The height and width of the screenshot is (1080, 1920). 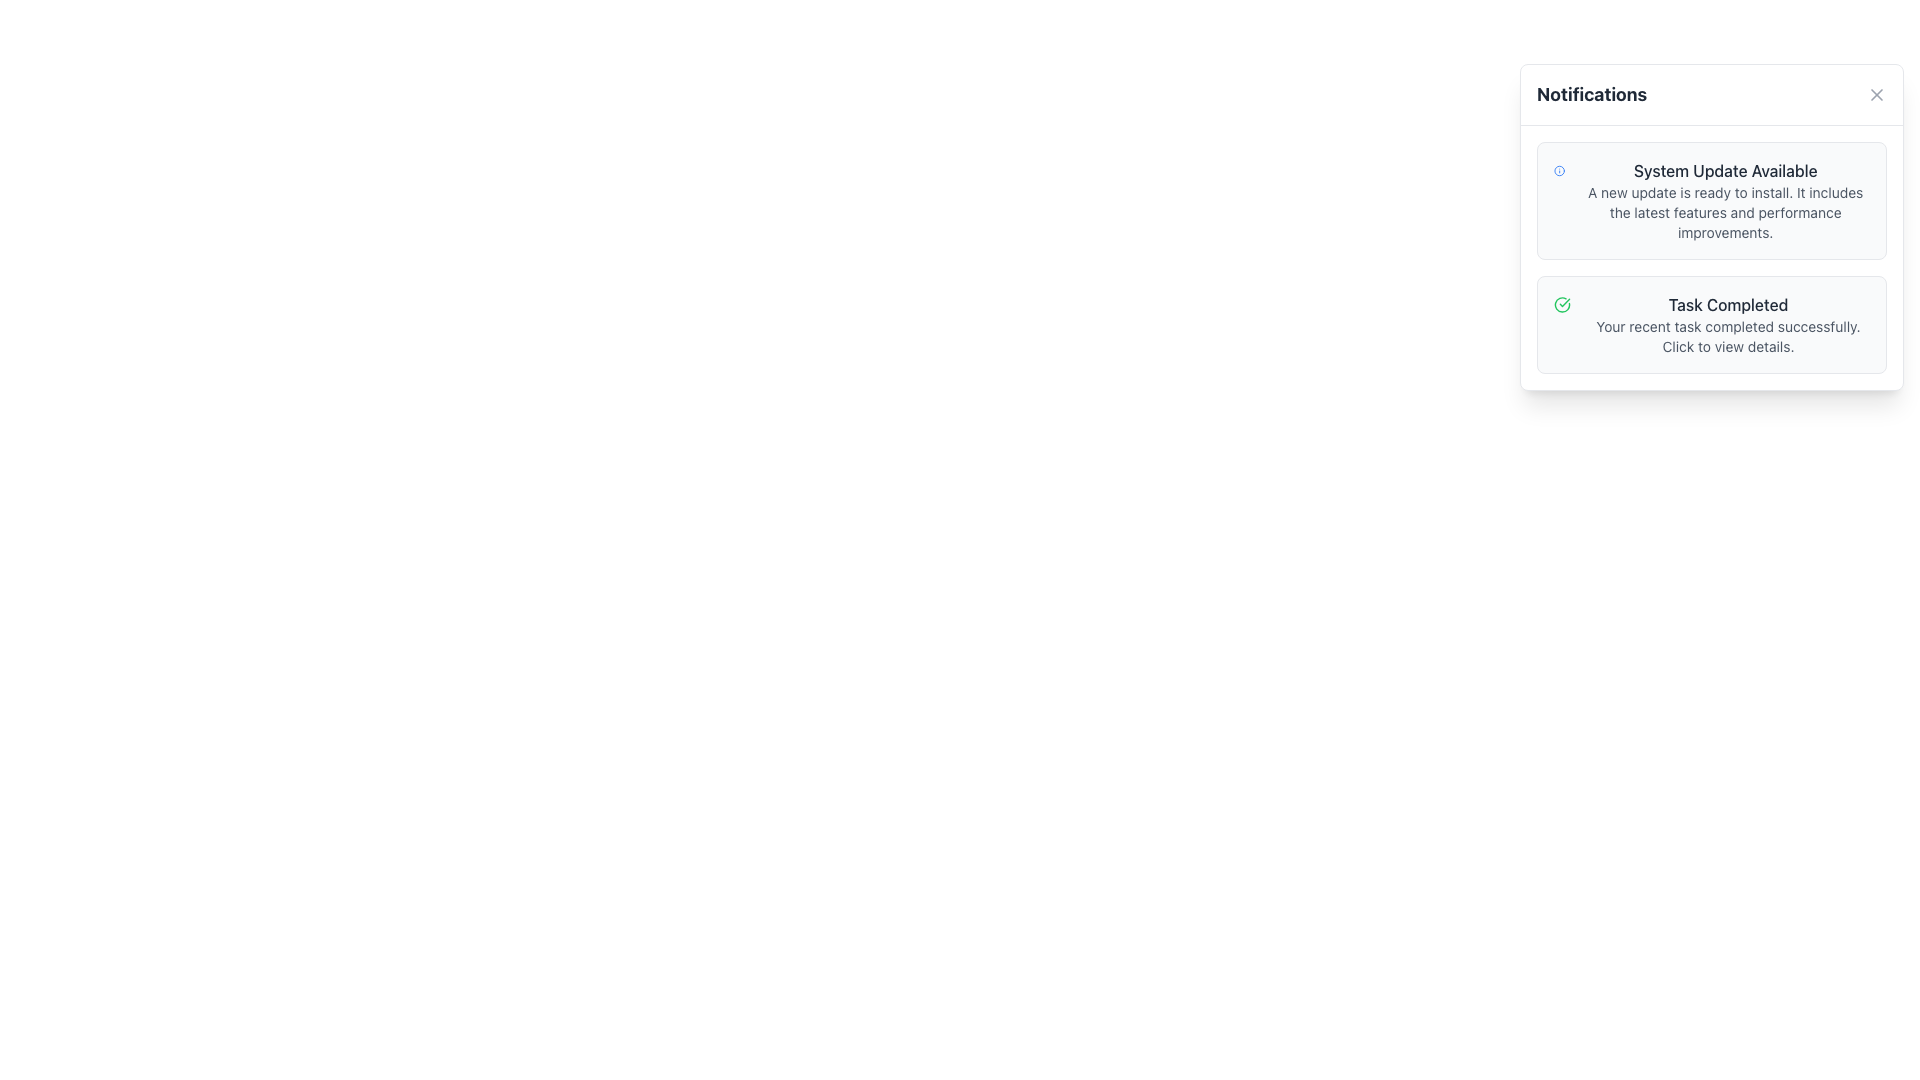 I want to click on the close button located in the upper-right corner of the 'Notifications' panel to observe styling changes, so click(x=1875, y=95).